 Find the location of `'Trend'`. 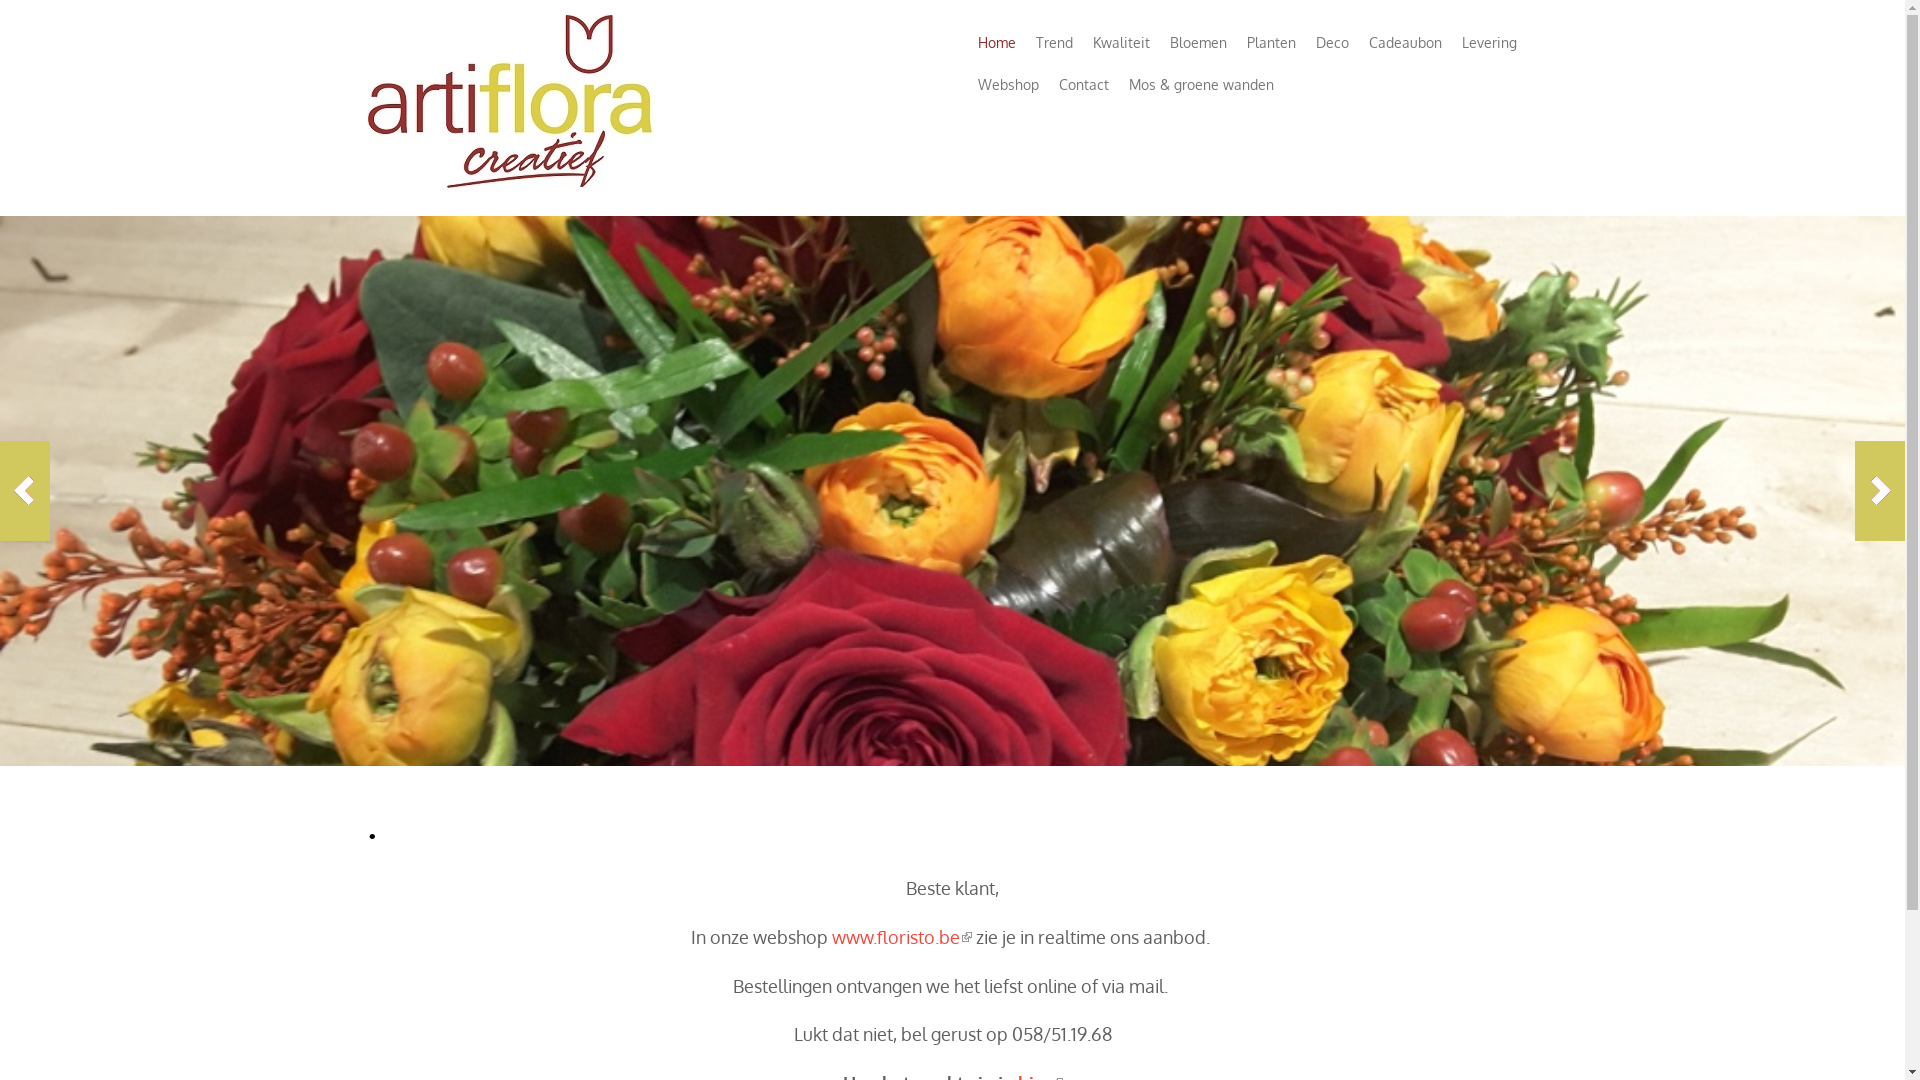

'Trend' is located at coordinates (1053, 42).